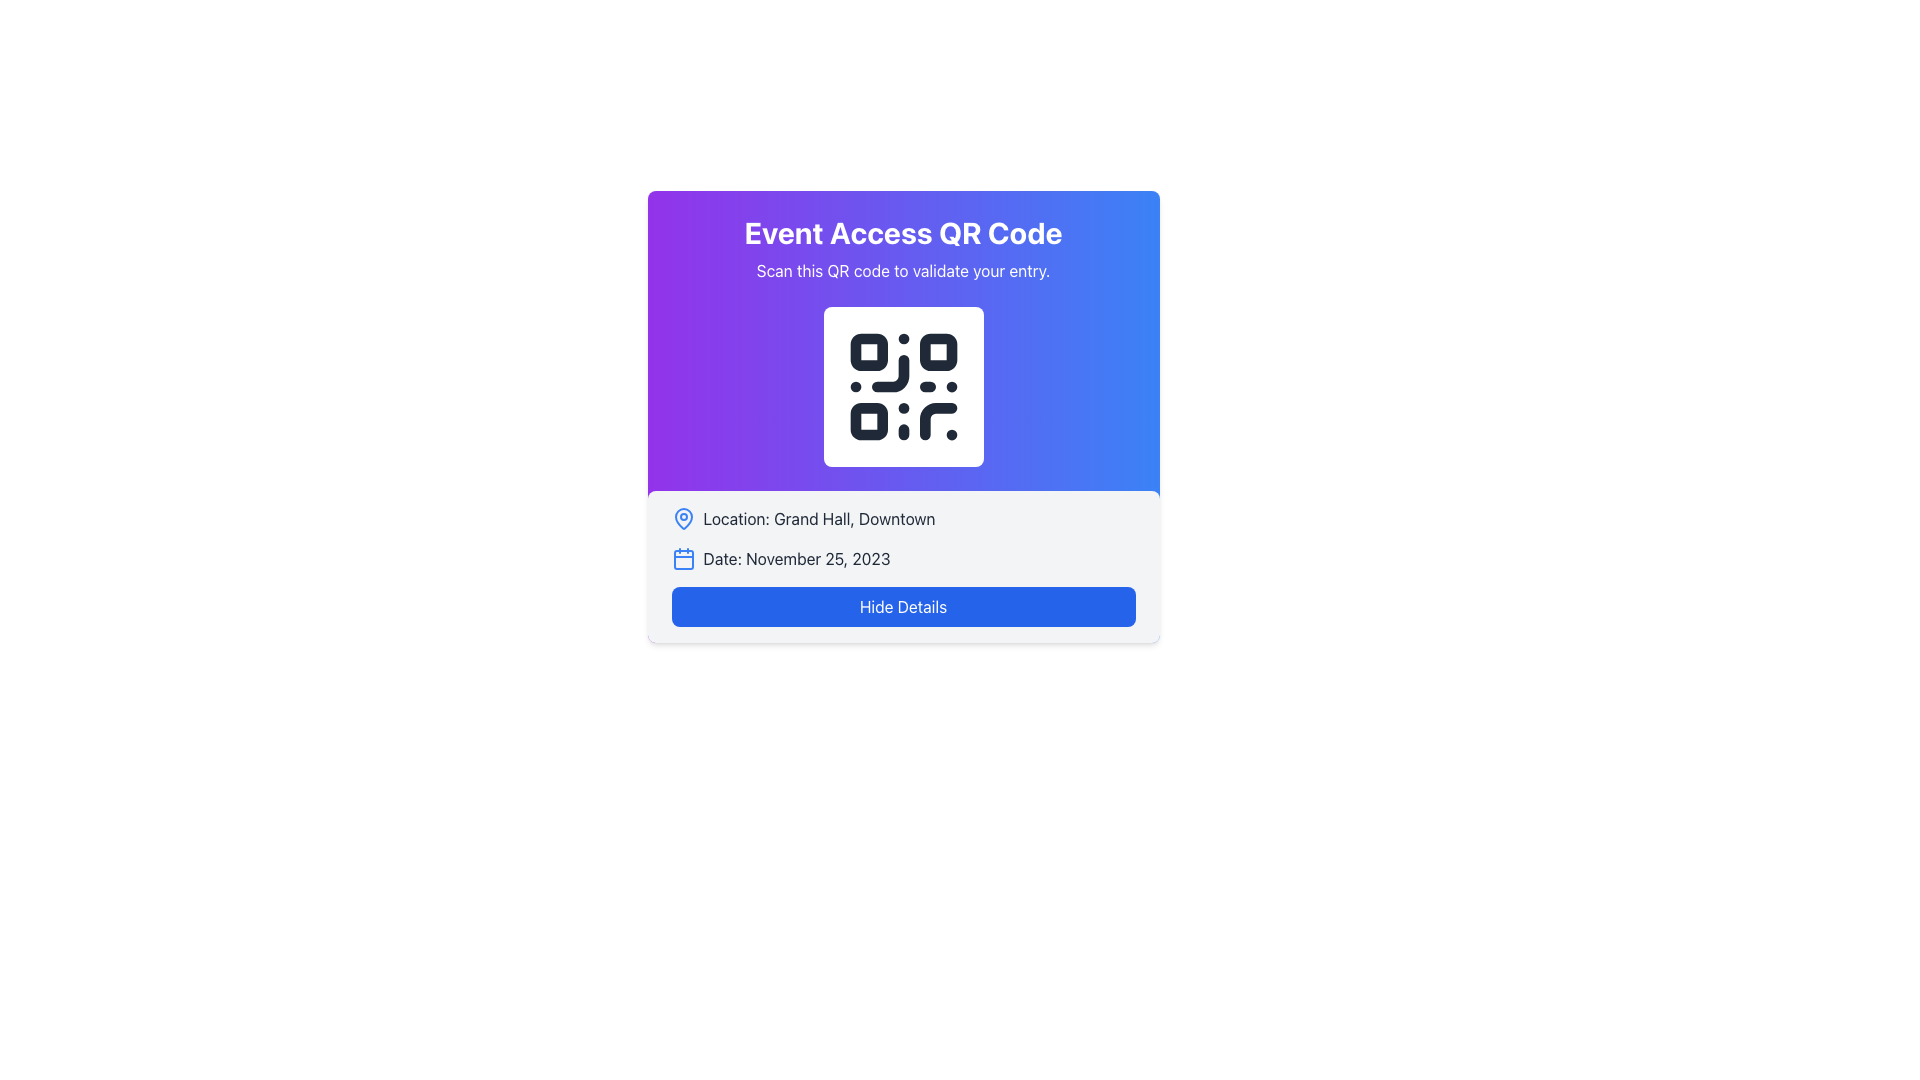  I want to click on the blue map pin icon located to the left of the text 'Location: Grand Hall, Downtown', which is styled in modern vector art and has a circular base with a pointed tail, so click(683, 518).